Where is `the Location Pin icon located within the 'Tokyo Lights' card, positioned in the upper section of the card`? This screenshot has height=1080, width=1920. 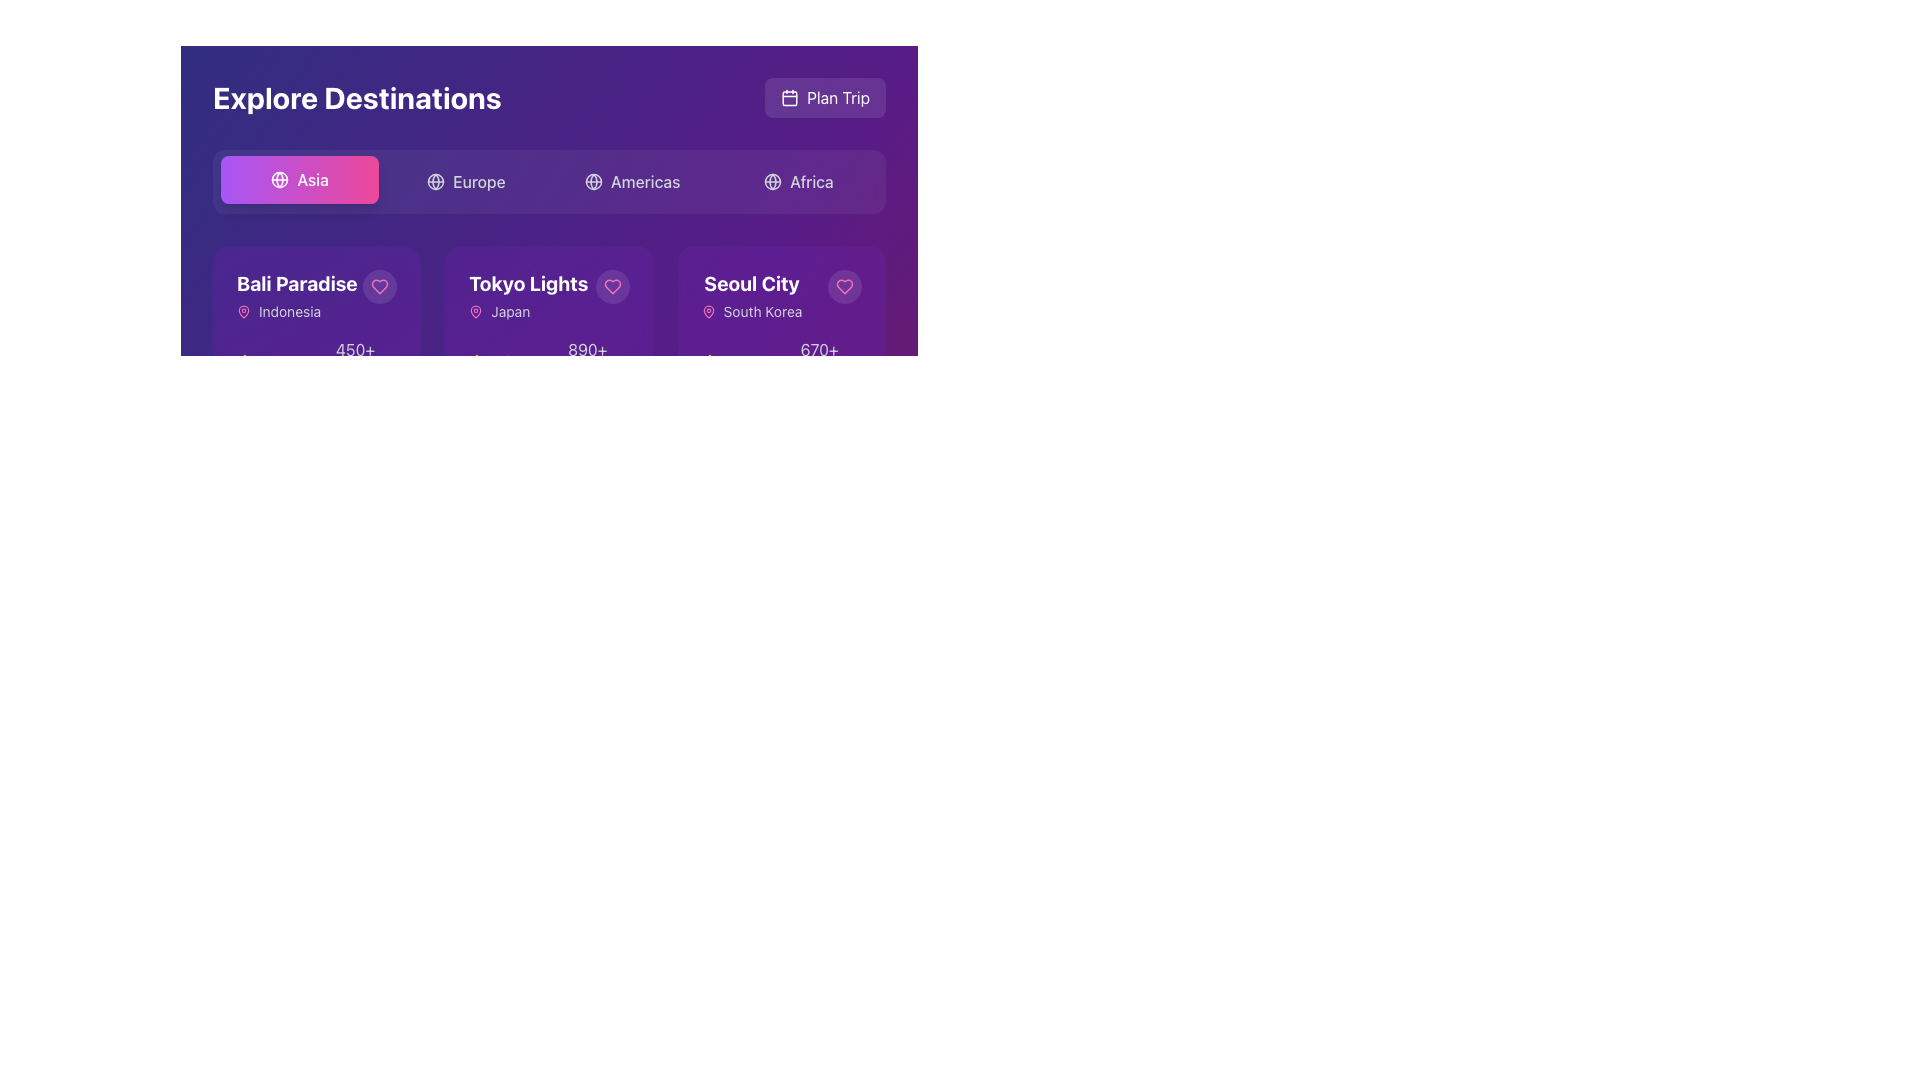
the Location Pin icon located within the 'Tokyo Lights' card, positioned in the upper section of the card is located at coordinates (475, 312).